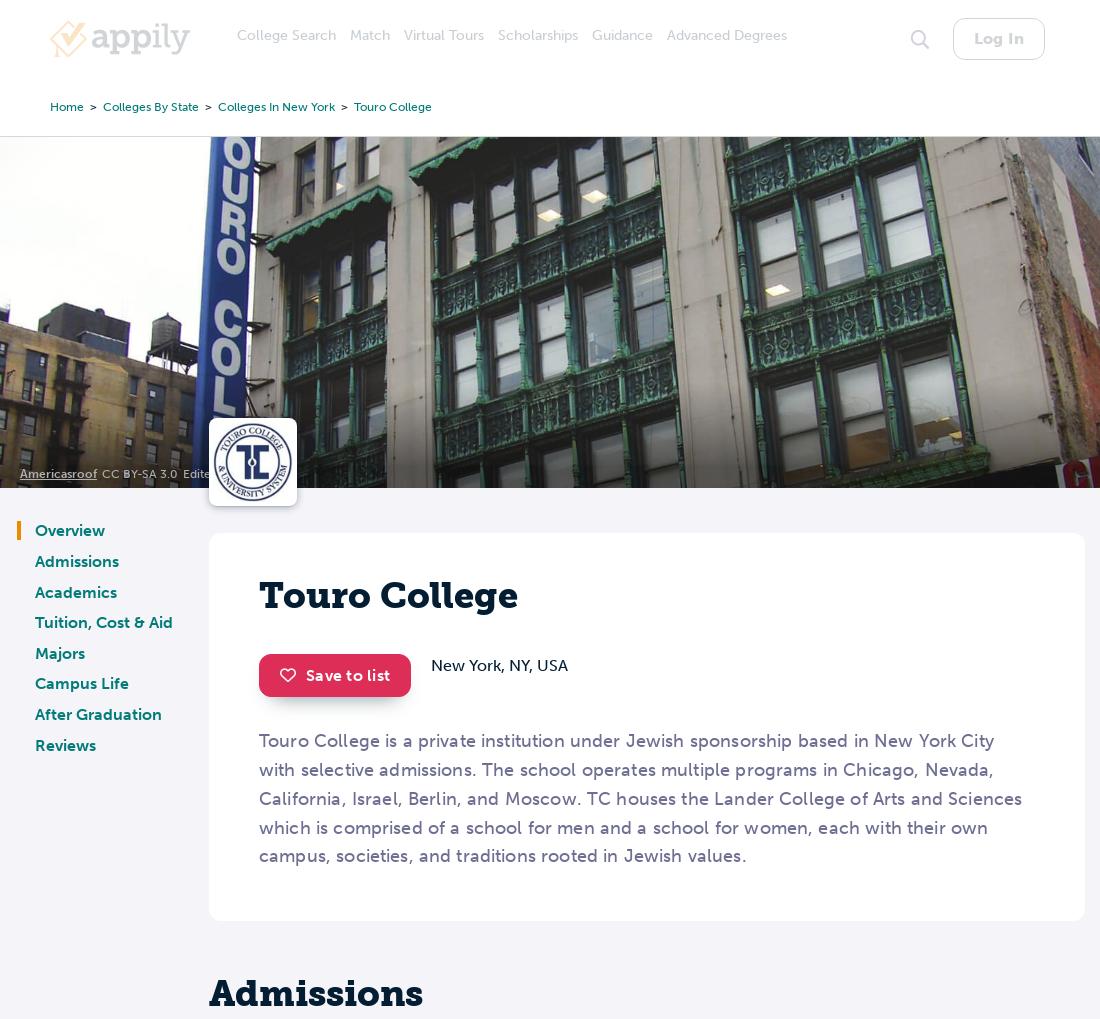 The image size is (1100, 1019). I want to click on 'Touro College is a private institution under Jewish sponsorship based in New York City with selective admissions. The school operates multiple programs in Chicago, Nevada, California, Israel, Berlin, and Moscow. TC houses the Lander College of Arts and Sciences which is comprised of a school for men and a school for women, each with their own campus, societies, and traditions rooted in Jewish values.', so click(640, 798).